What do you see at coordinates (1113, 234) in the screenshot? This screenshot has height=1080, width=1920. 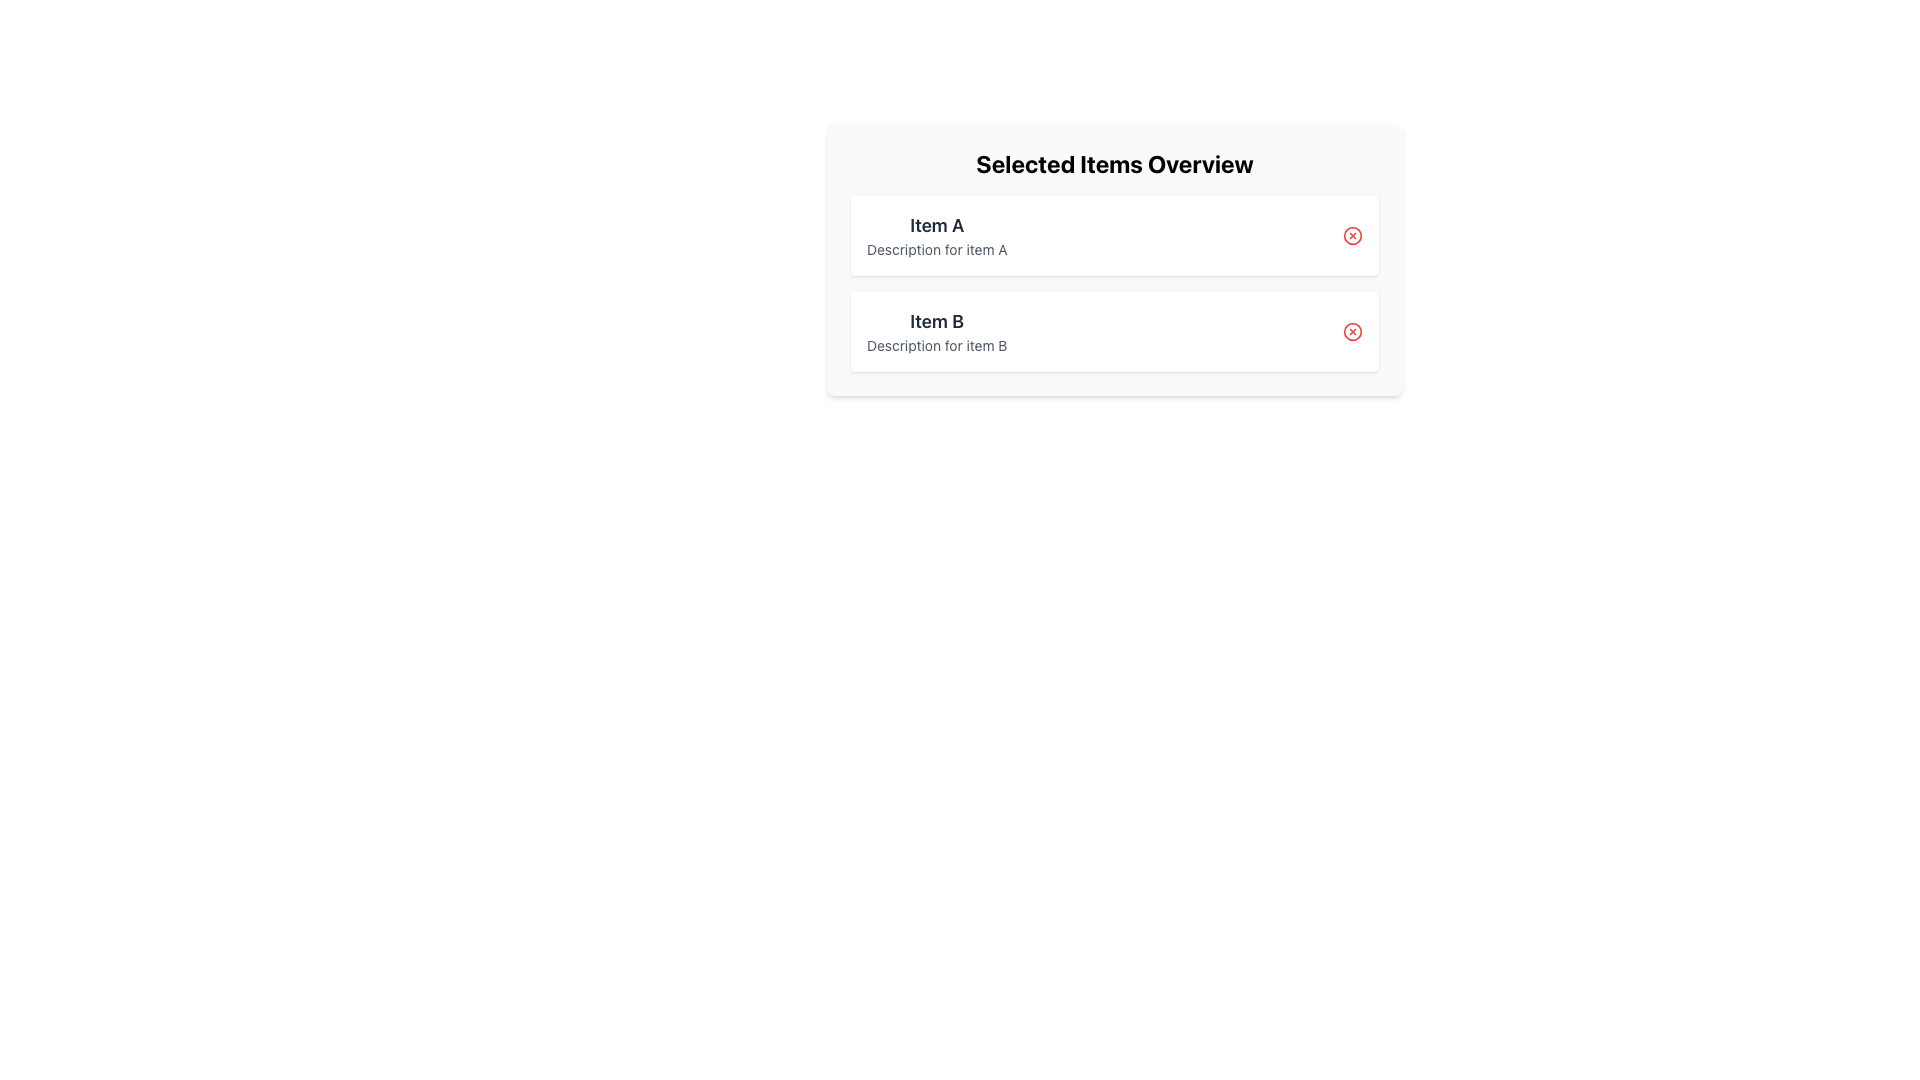 I see `details of the first List item card, which contains 'Item A' in bold and 'Description for item A'` at bounding box center [1113, 234].